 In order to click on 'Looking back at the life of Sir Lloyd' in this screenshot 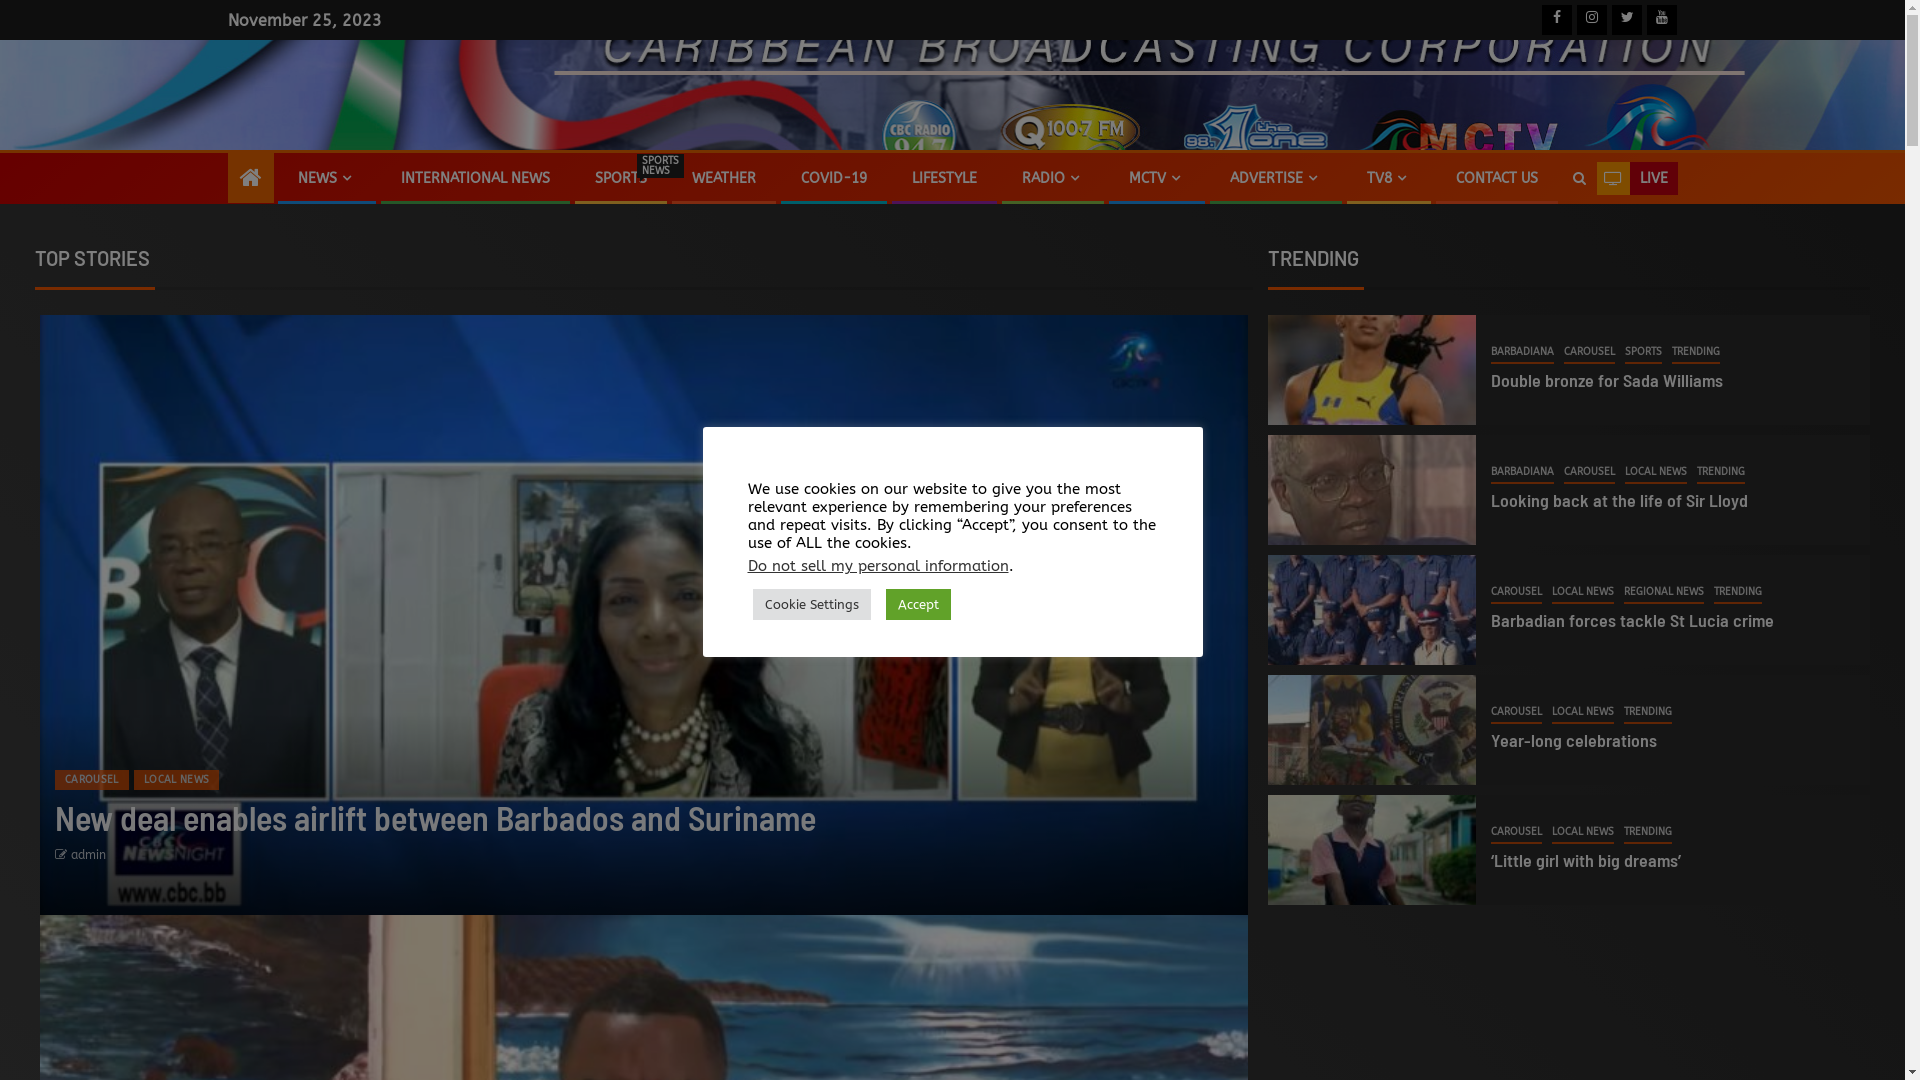, I will do `click(1491, 499)`.